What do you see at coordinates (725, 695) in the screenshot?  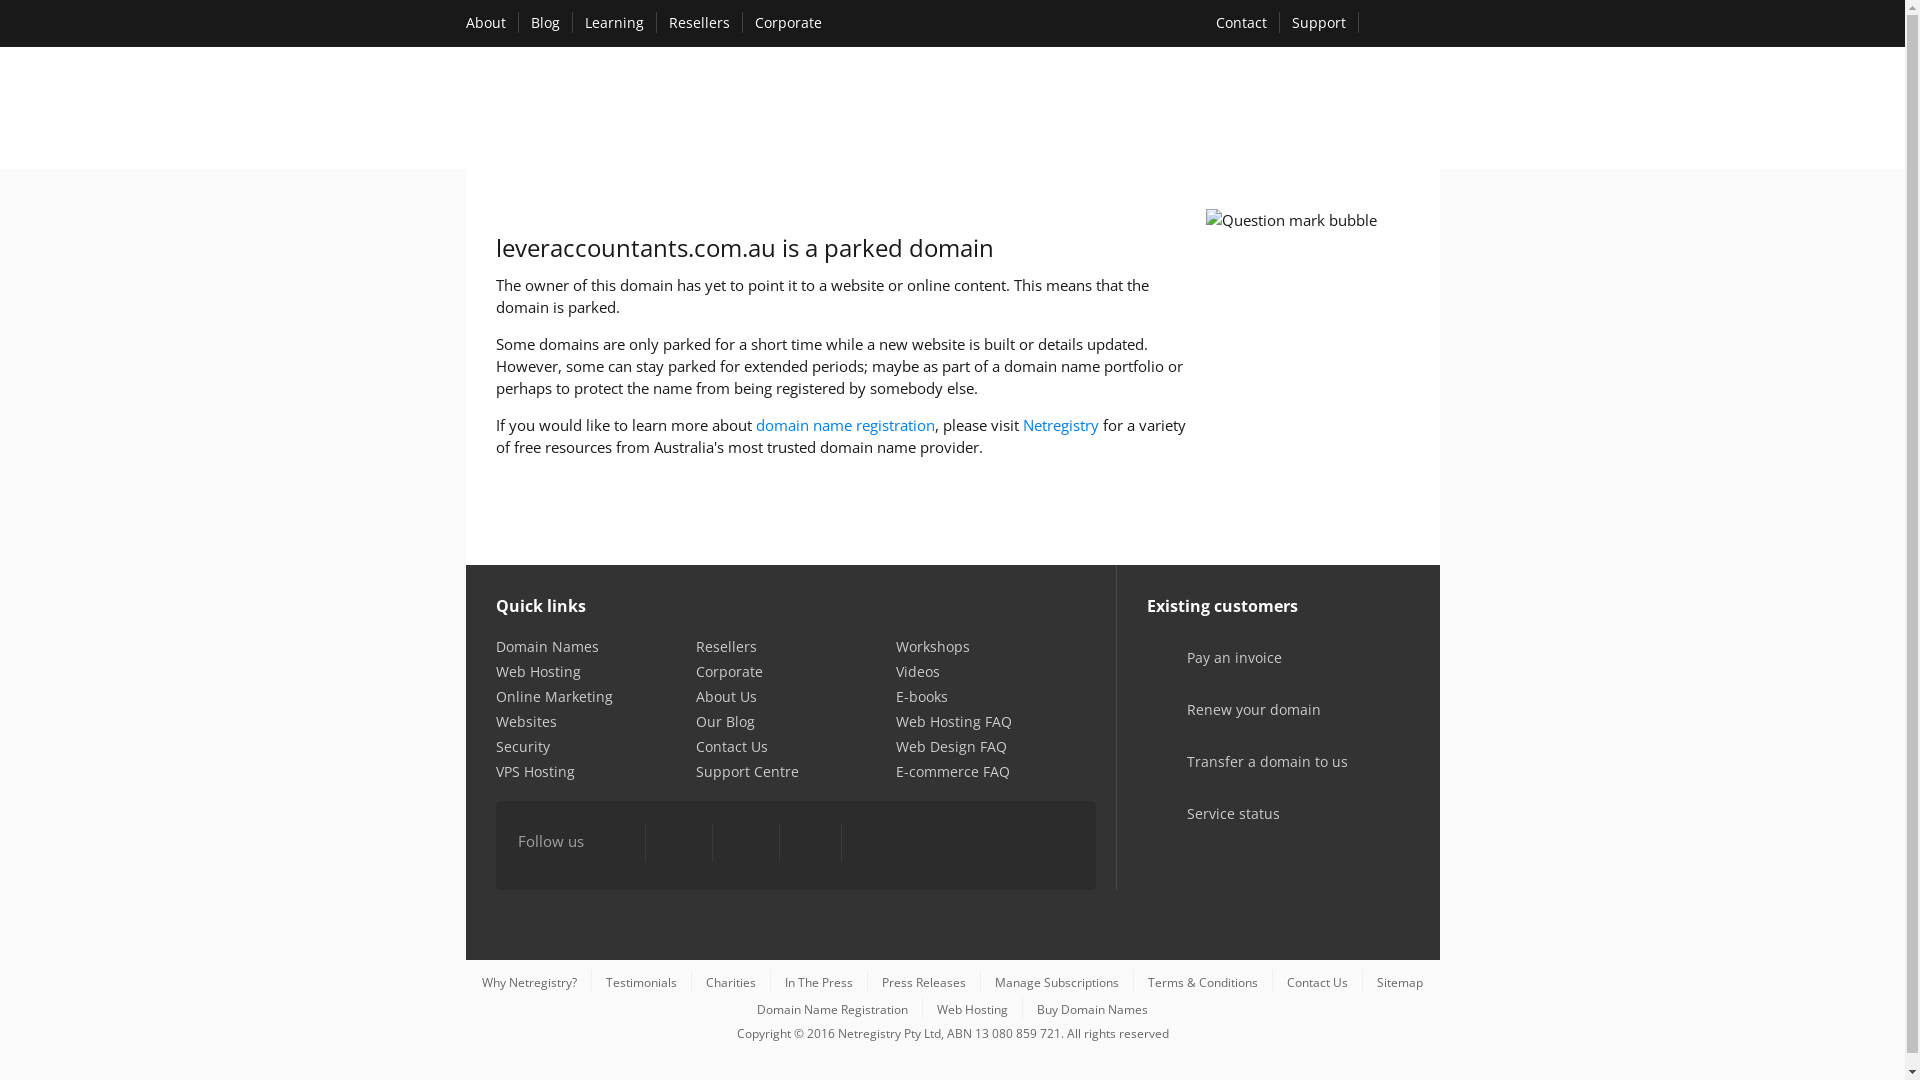 I see `'About Us'` at bounding box center [725, 695].